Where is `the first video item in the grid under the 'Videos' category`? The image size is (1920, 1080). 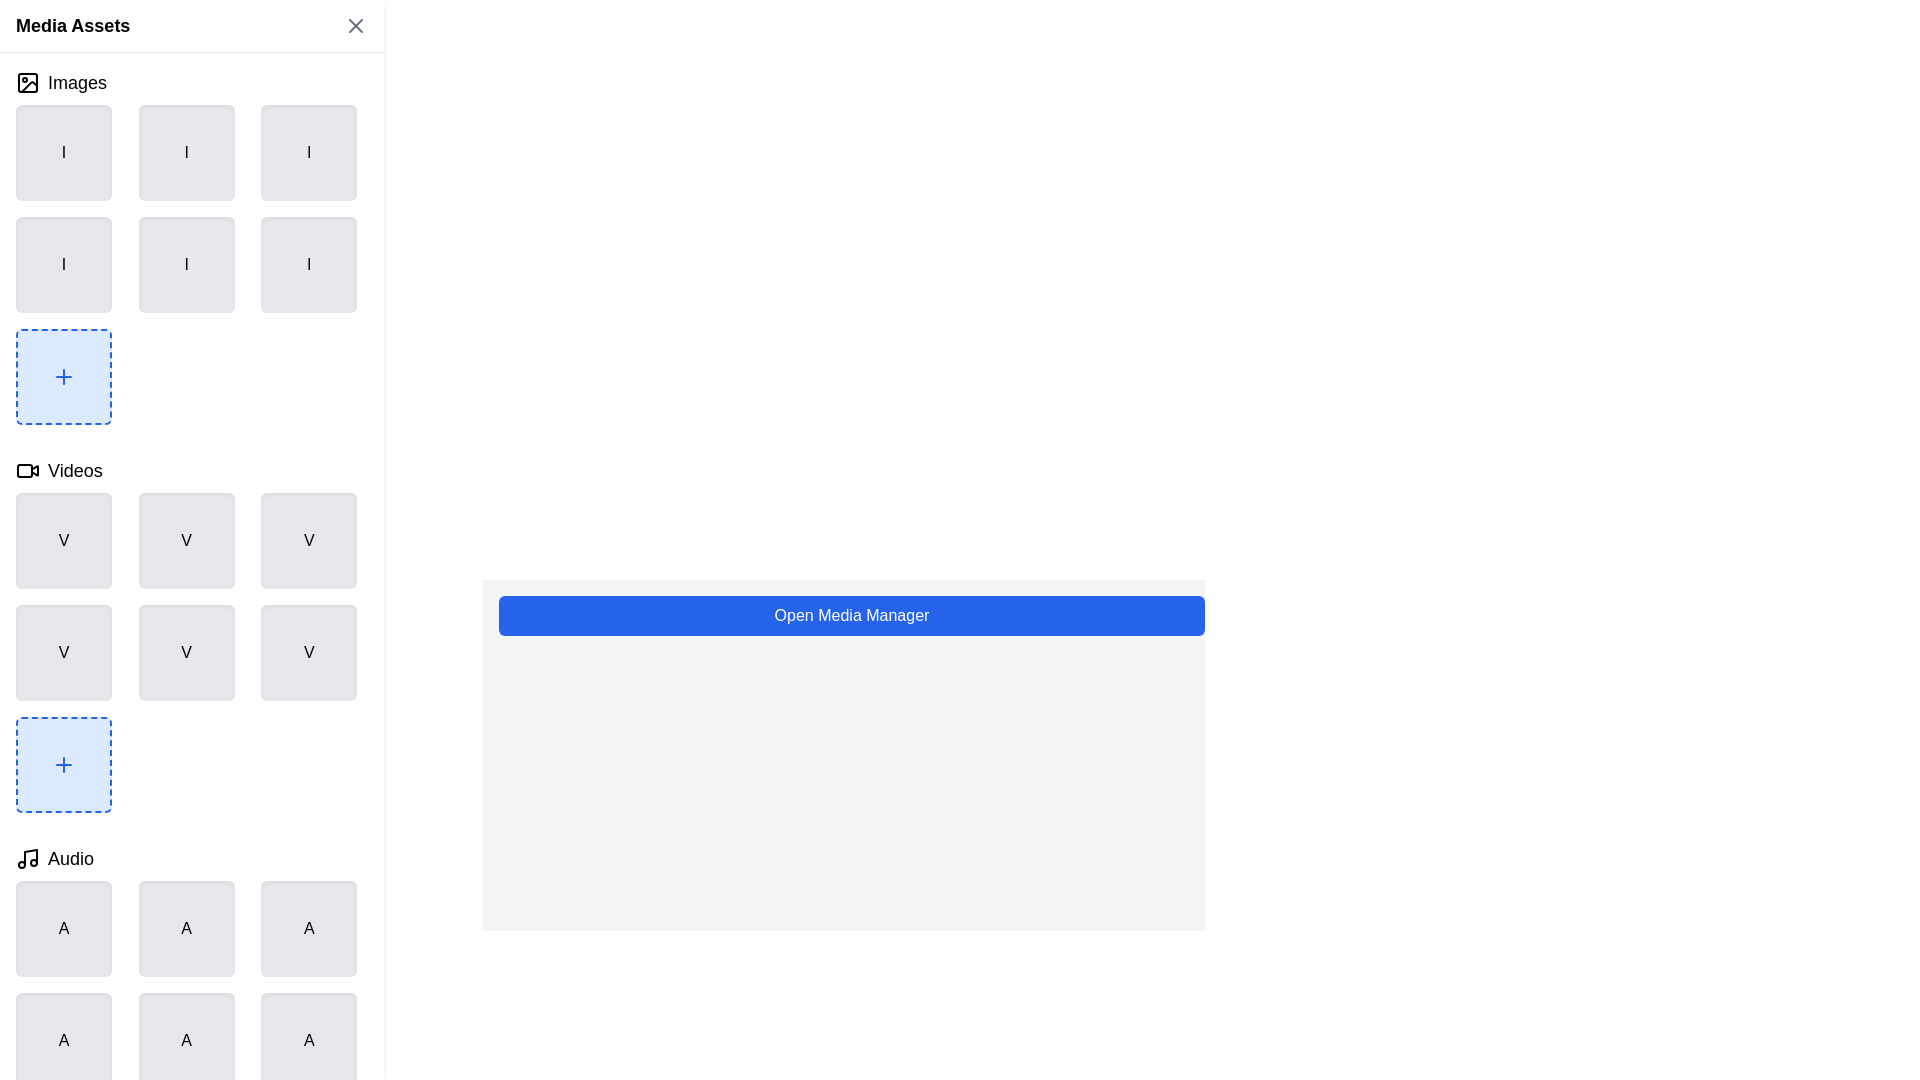
the first video item in the grid under the 'Videos' category is located at coordinates (63, 540).